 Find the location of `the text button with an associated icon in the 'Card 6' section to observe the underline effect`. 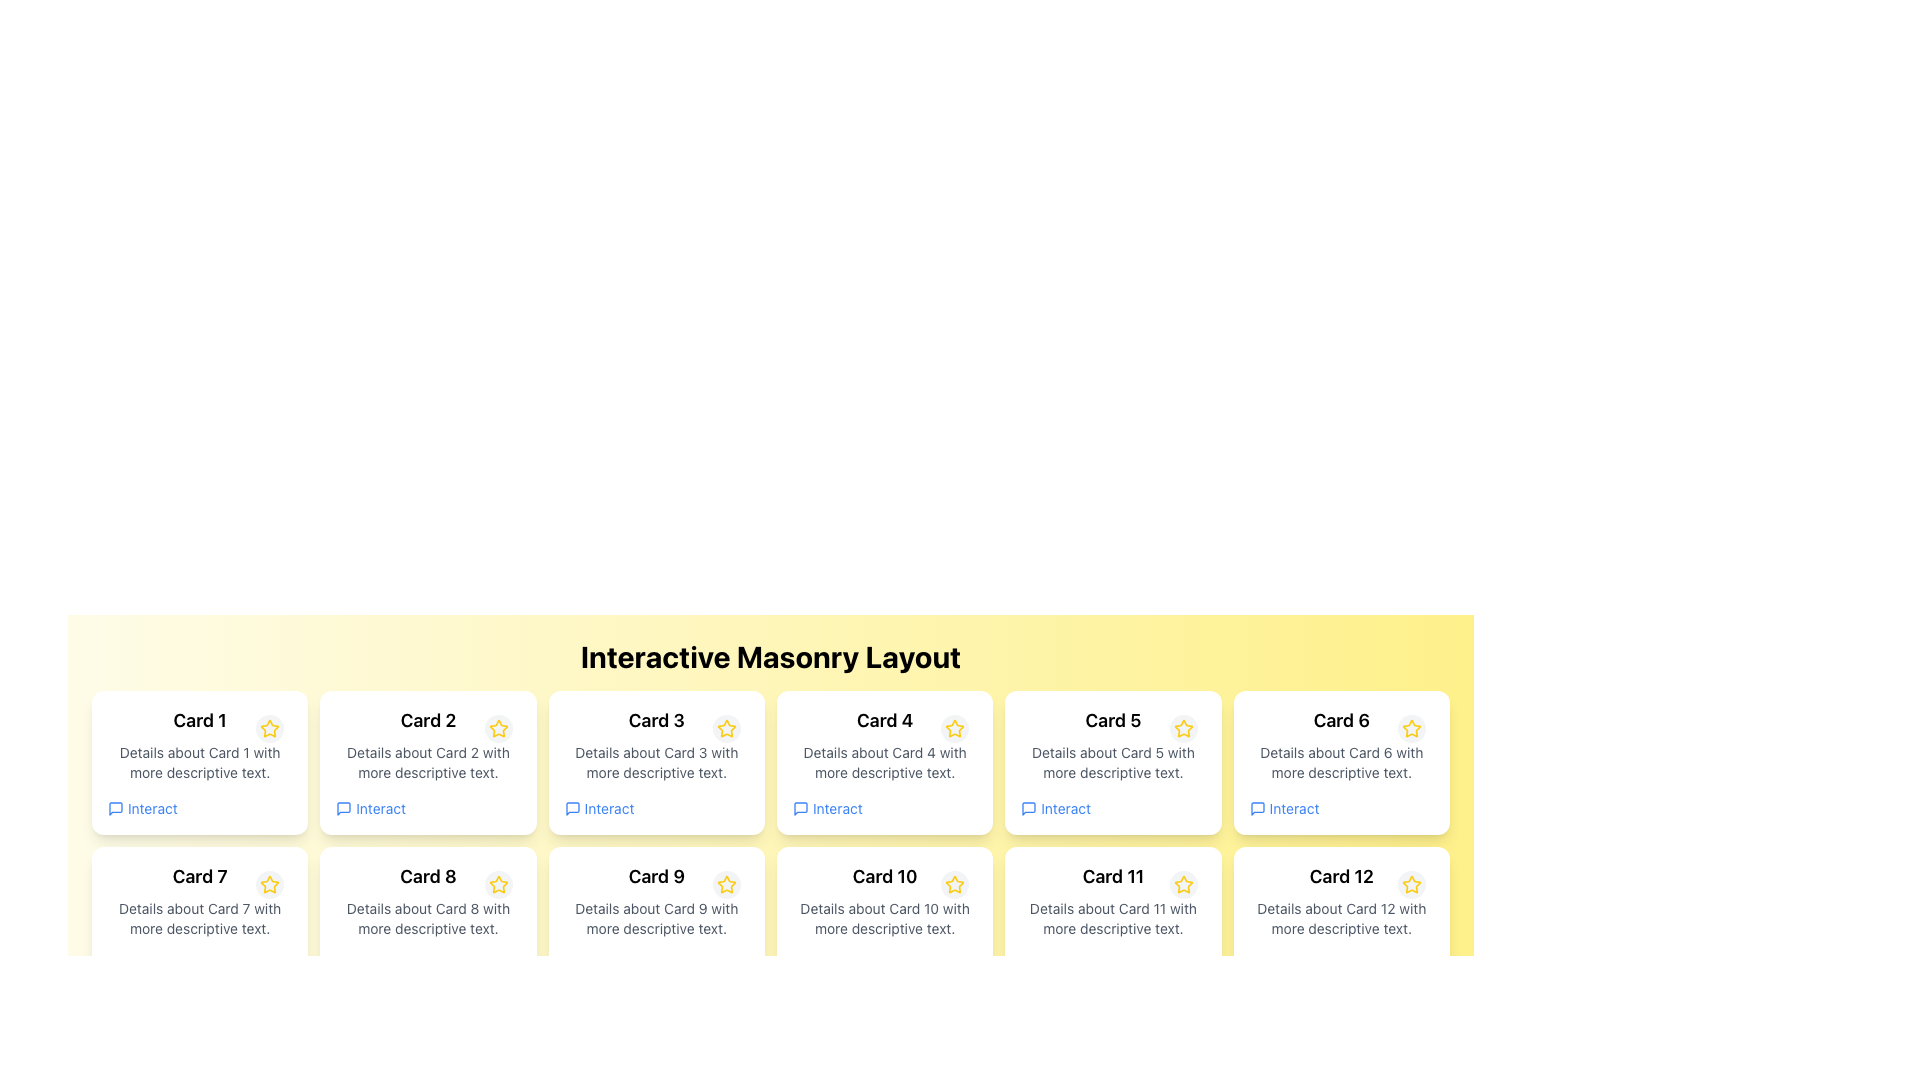

the text button with an associated icon in the 'Card 6' section to observe the underline effect is located at coordinates (1284, 808).